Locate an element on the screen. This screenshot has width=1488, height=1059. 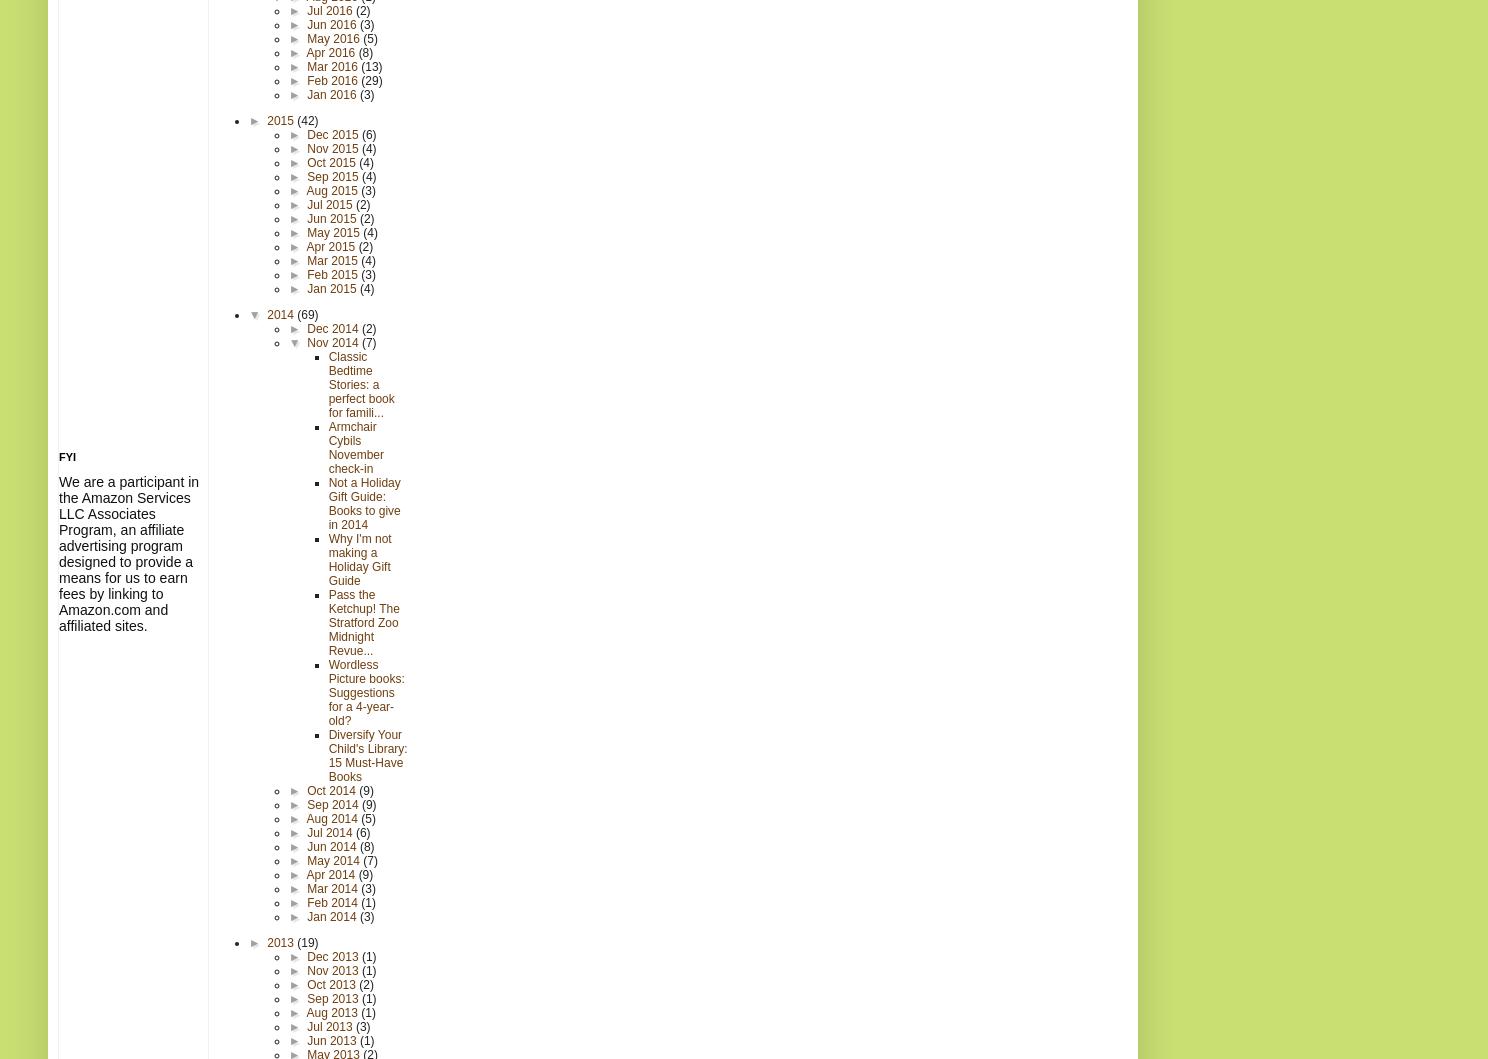
'Not a Holiday Gift Guide: Books to give in 2014' is located at coordinates (363, 503).